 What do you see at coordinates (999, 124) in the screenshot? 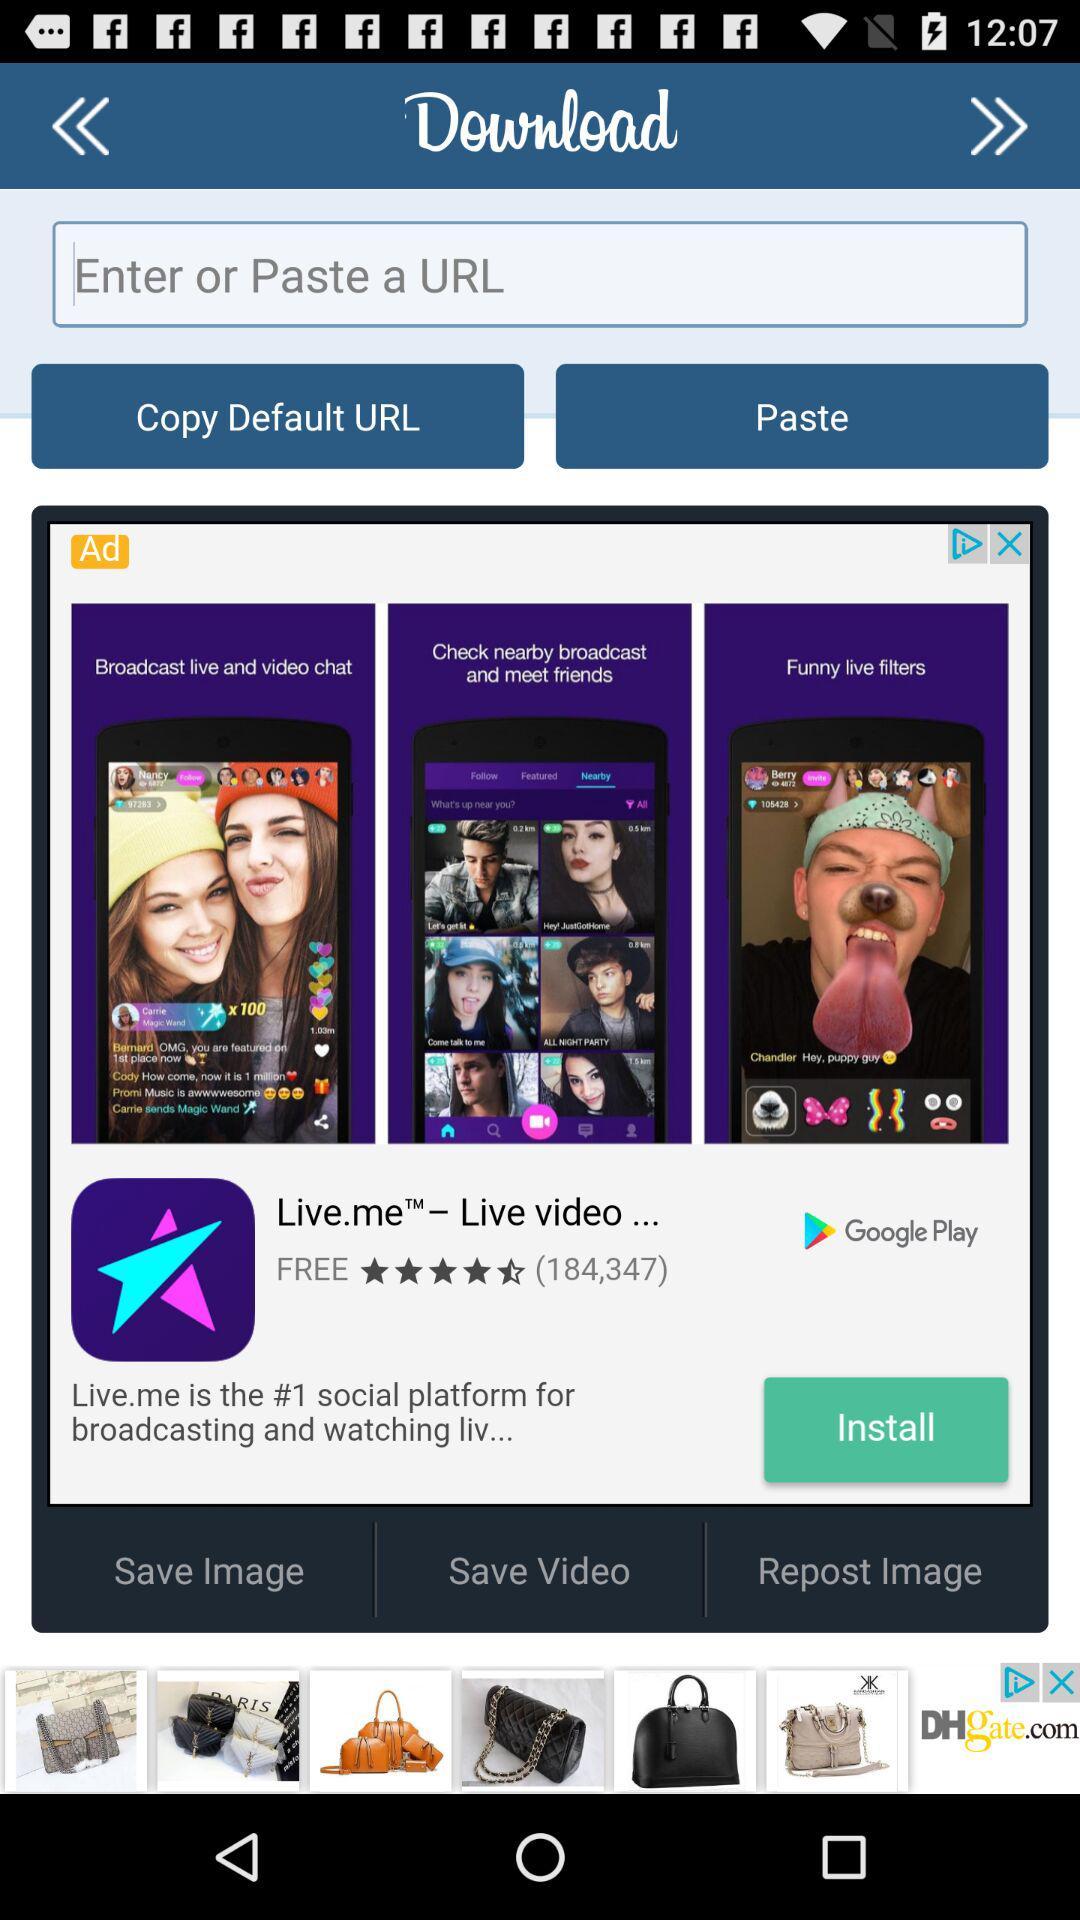
I see `go next` at bounding box center [999, 124].